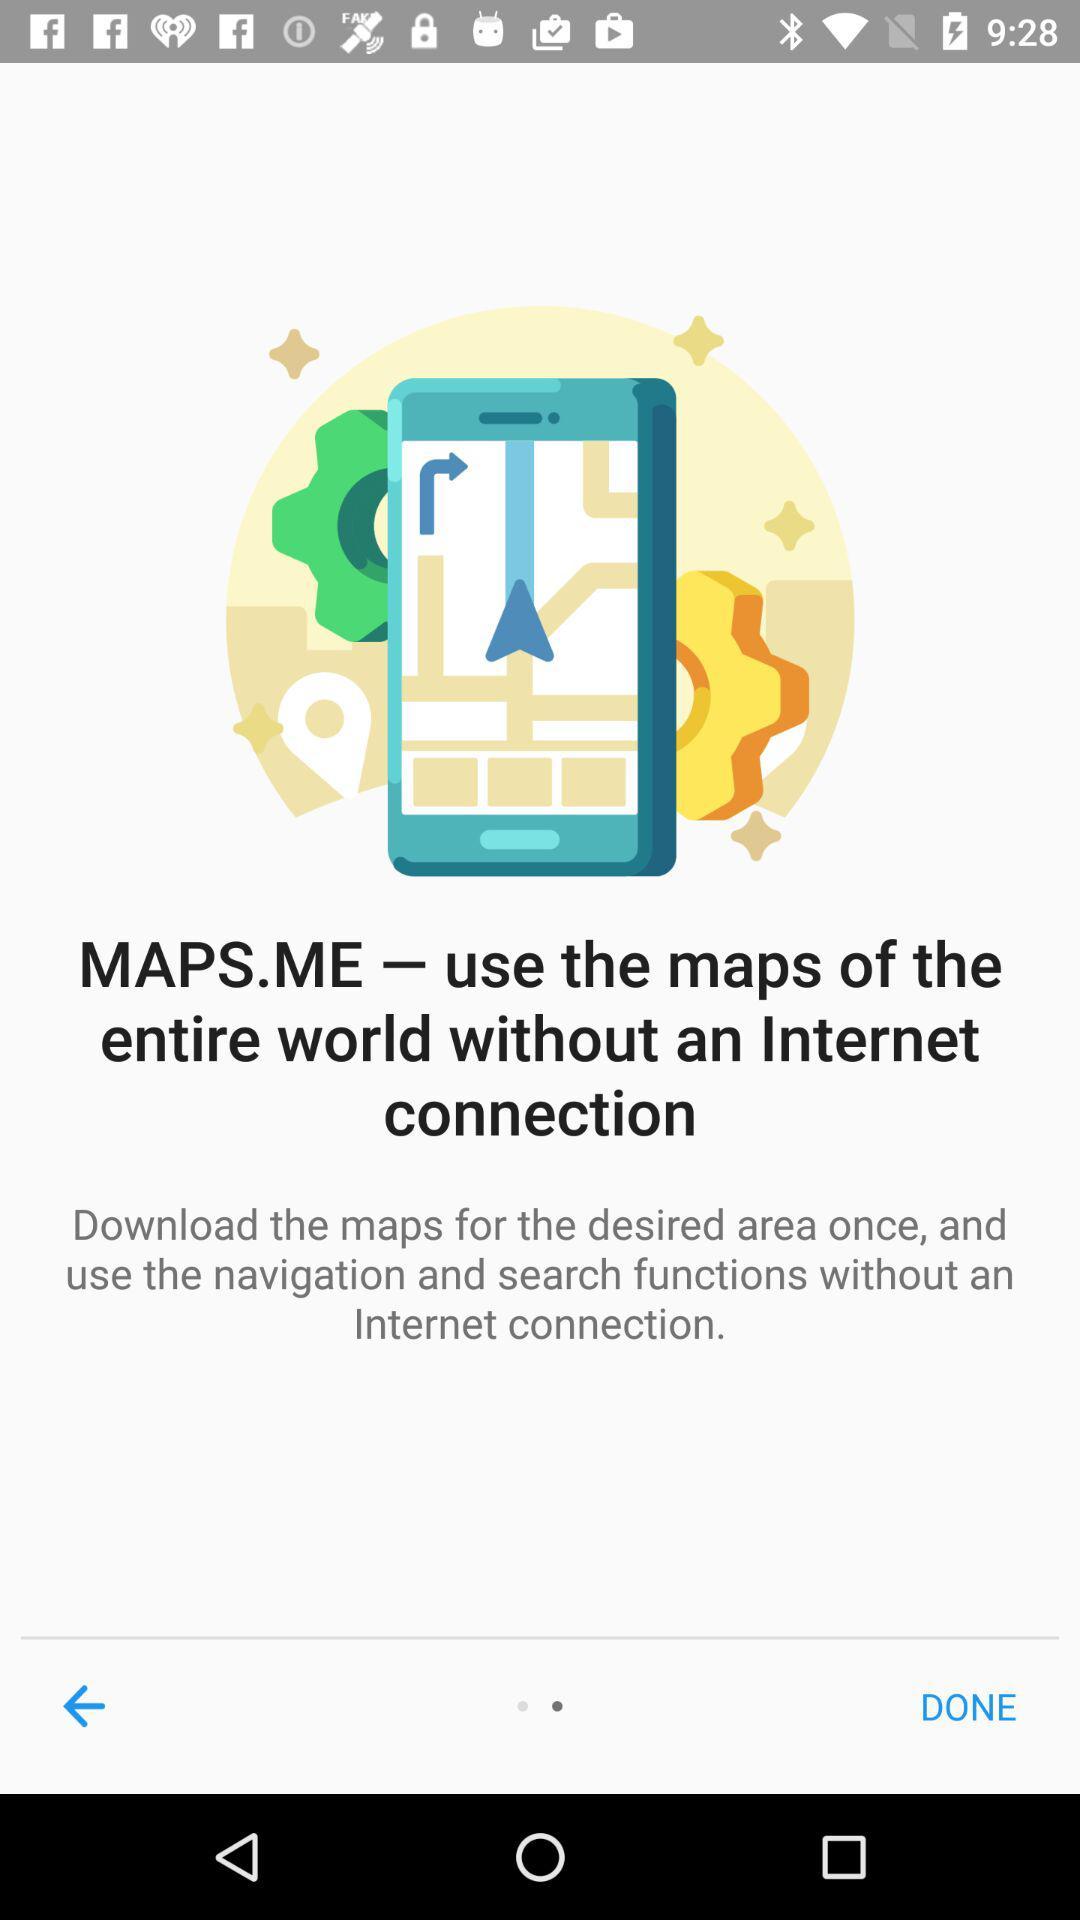 Image resolution: width=1080 pixels, height=1920 pixels. I want to click on the arrow_backward icon, so click(83, 1705).